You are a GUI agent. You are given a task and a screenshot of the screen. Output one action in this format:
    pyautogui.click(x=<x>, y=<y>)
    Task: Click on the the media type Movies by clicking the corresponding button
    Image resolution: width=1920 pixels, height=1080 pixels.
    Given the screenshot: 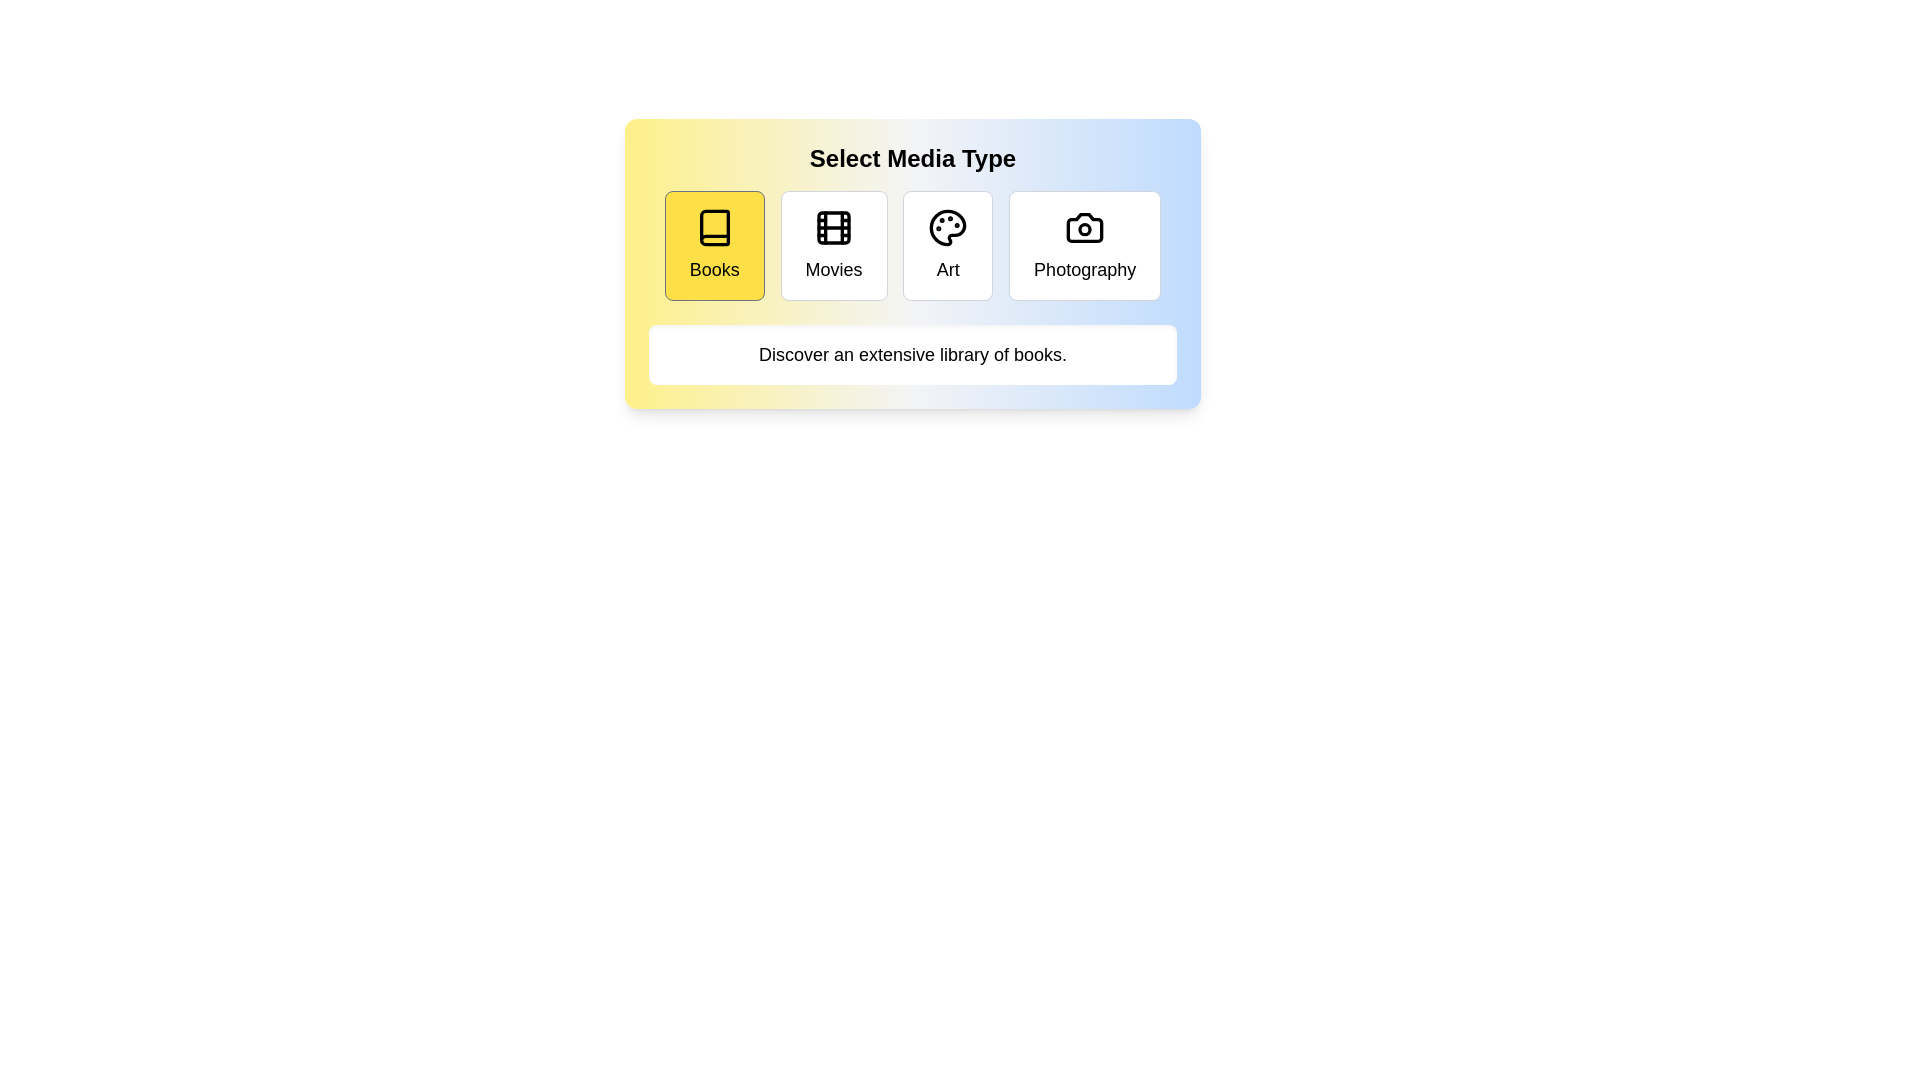 What is the action you would take?
    pyautogui.click(x=834, y=245)
    